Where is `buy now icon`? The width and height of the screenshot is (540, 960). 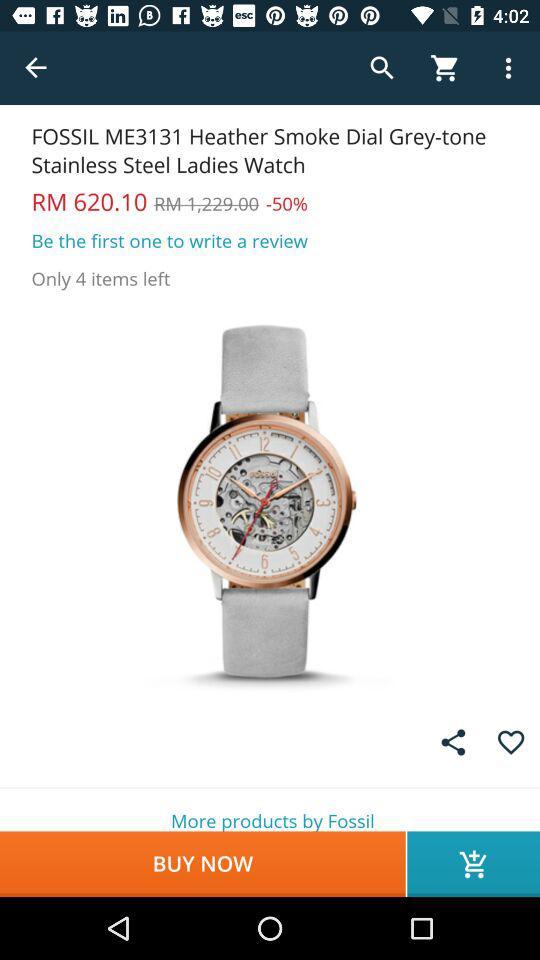 buy now icon is located at coordinates (202, 863).